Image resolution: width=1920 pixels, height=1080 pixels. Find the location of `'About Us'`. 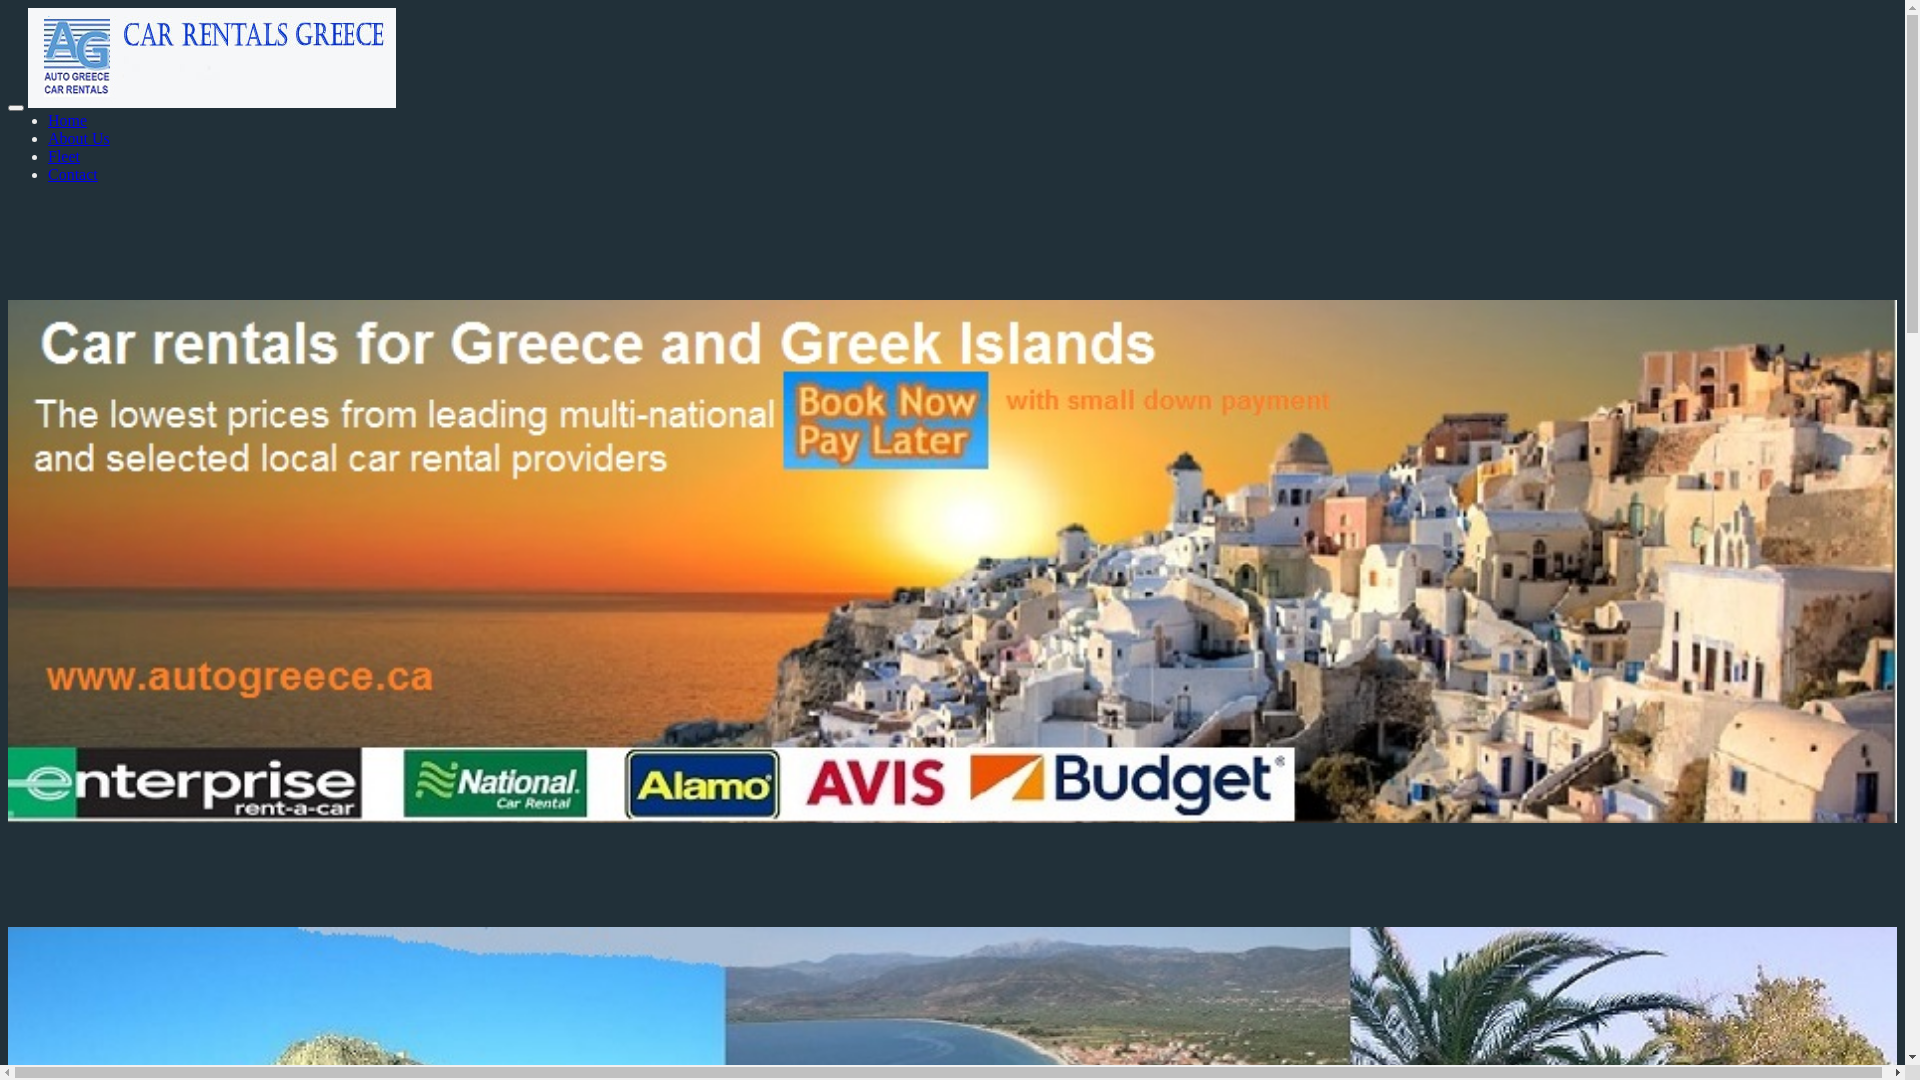

'About Us' is located at coordinates (48, 137).